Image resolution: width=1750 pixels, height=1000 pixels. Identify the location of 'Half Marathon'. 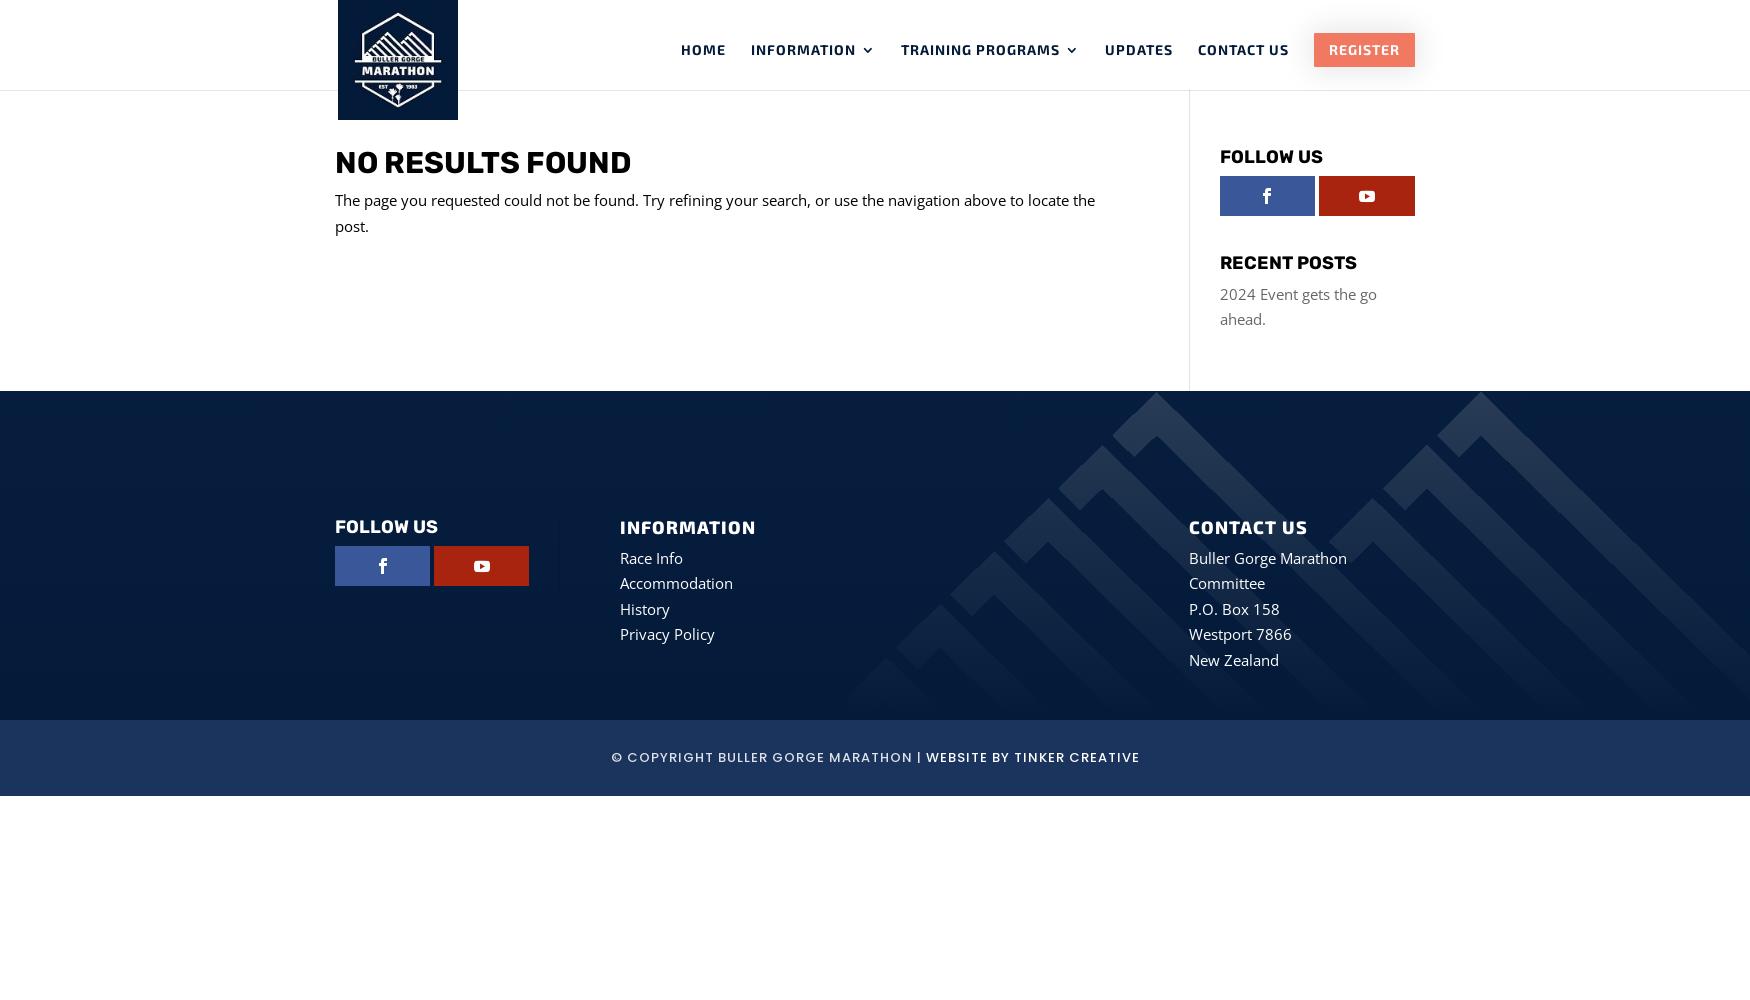
(1004, 132).